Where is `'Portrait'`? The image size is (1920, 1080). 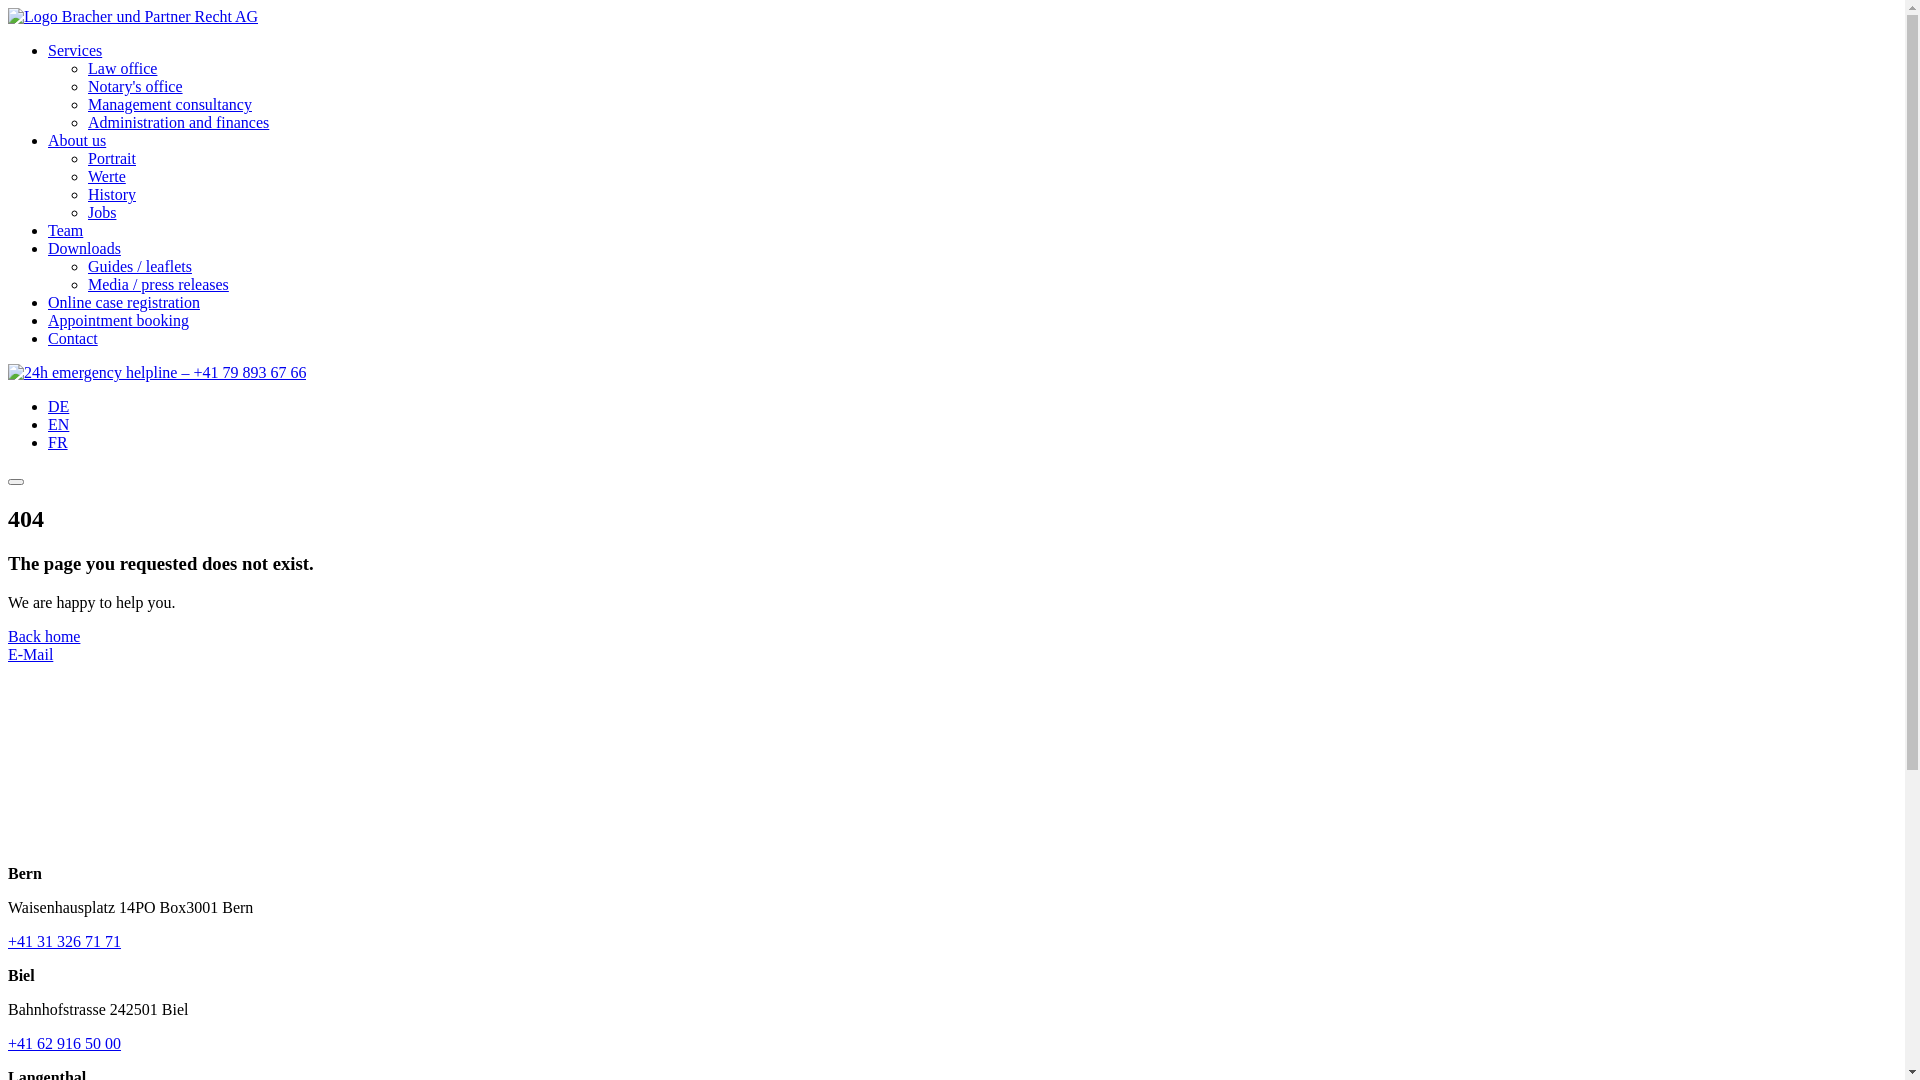
'Portrait' is located at coordinates (110, 157).